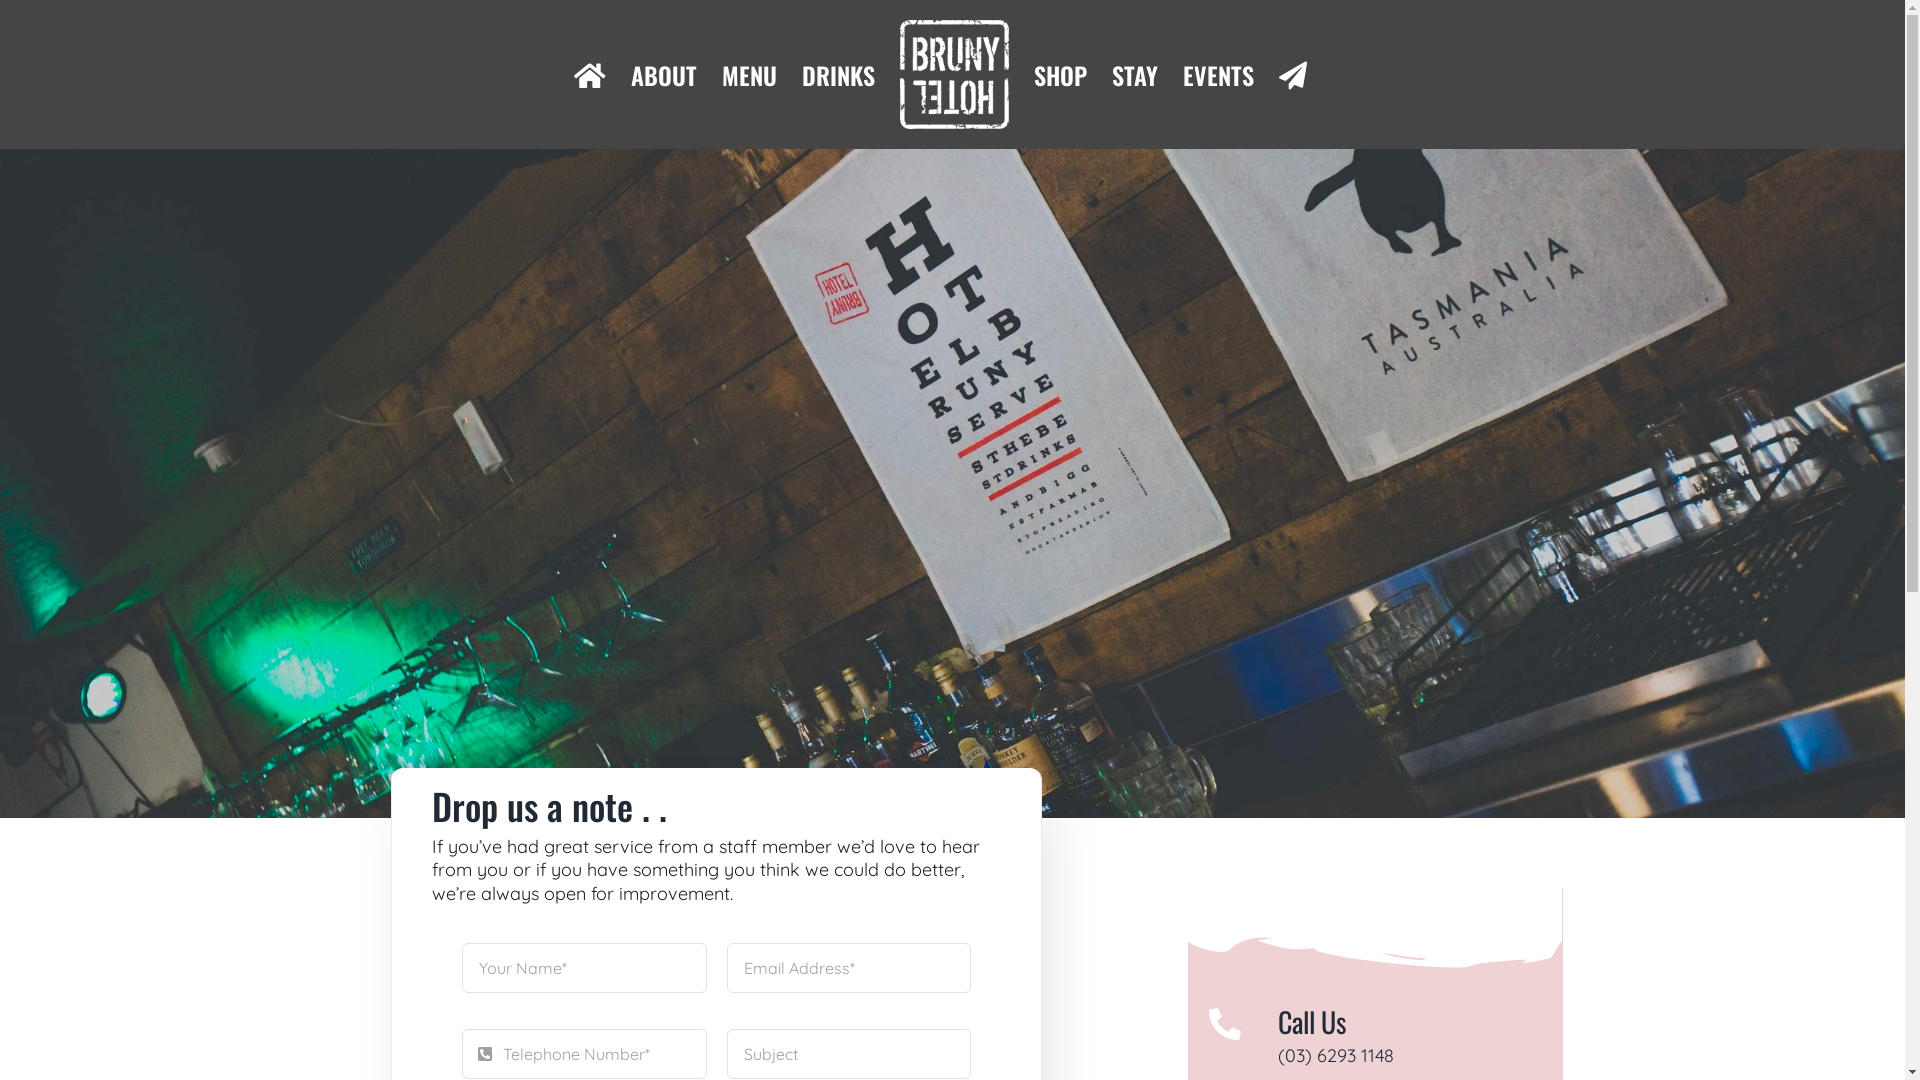 The width and height of the screenshot is (1920, 1080). What do you see at coordinates (1216, 73) in the screenshot?
I see `'EVENTS'` at bounding box center [1216, 73].